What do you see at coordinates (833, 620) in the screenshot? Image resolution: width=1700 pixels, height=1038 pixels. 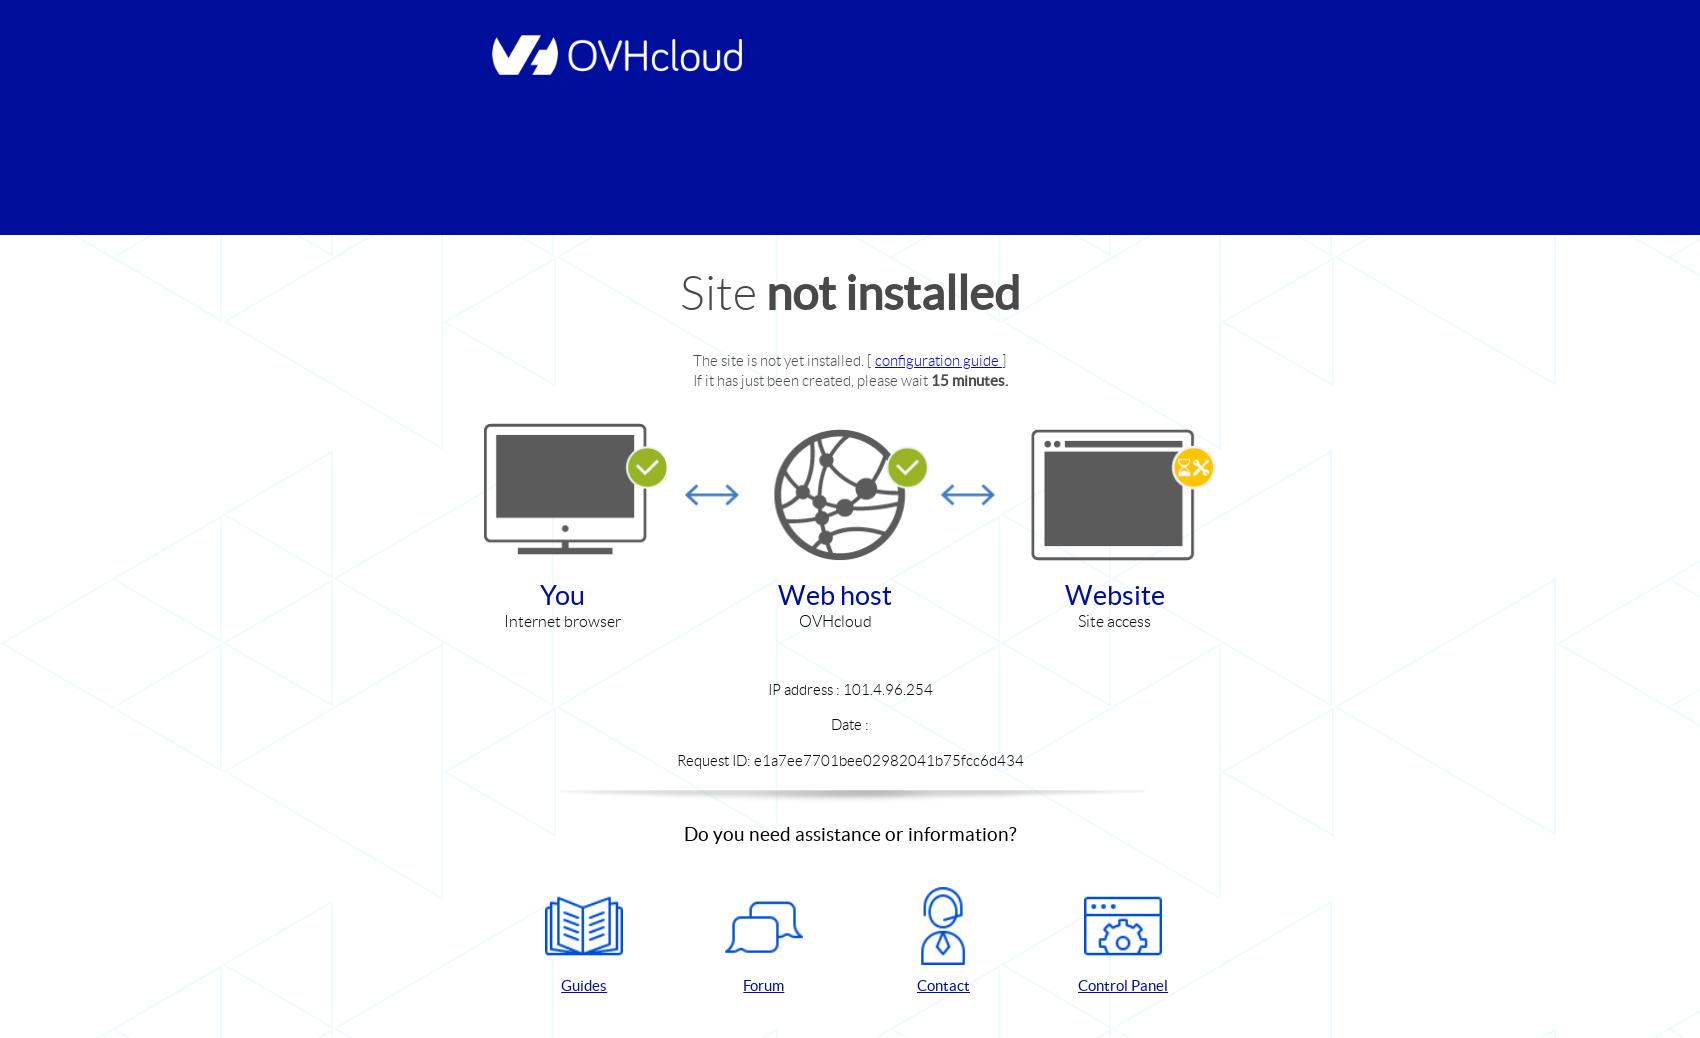 I see `'OVHcloud'` at bounding box center [833, 620].